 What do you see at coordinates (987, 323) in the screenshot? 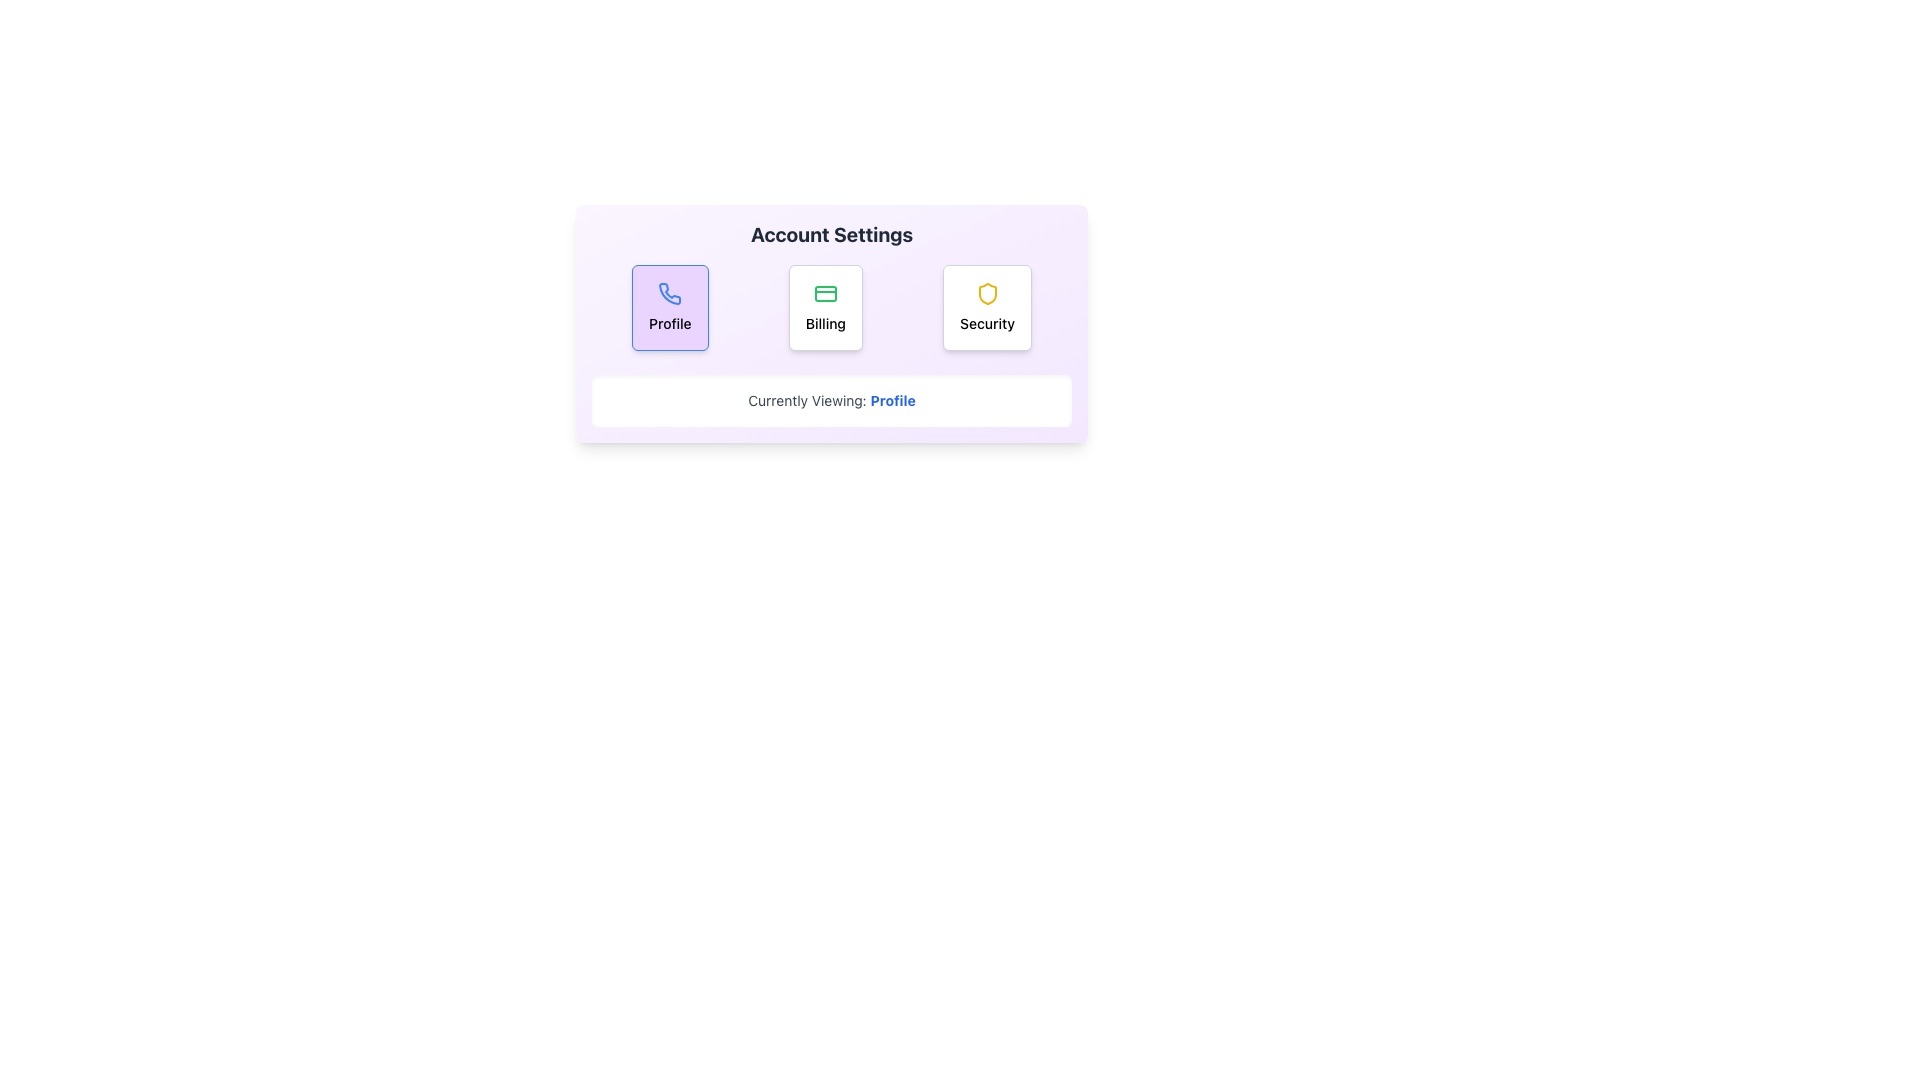
I see `the 'Security' text label, which is styled as a small dark text beneath a yellow shield icon within a card-like structure in the 'Account Settings' section` at bounding box center [987, 323].